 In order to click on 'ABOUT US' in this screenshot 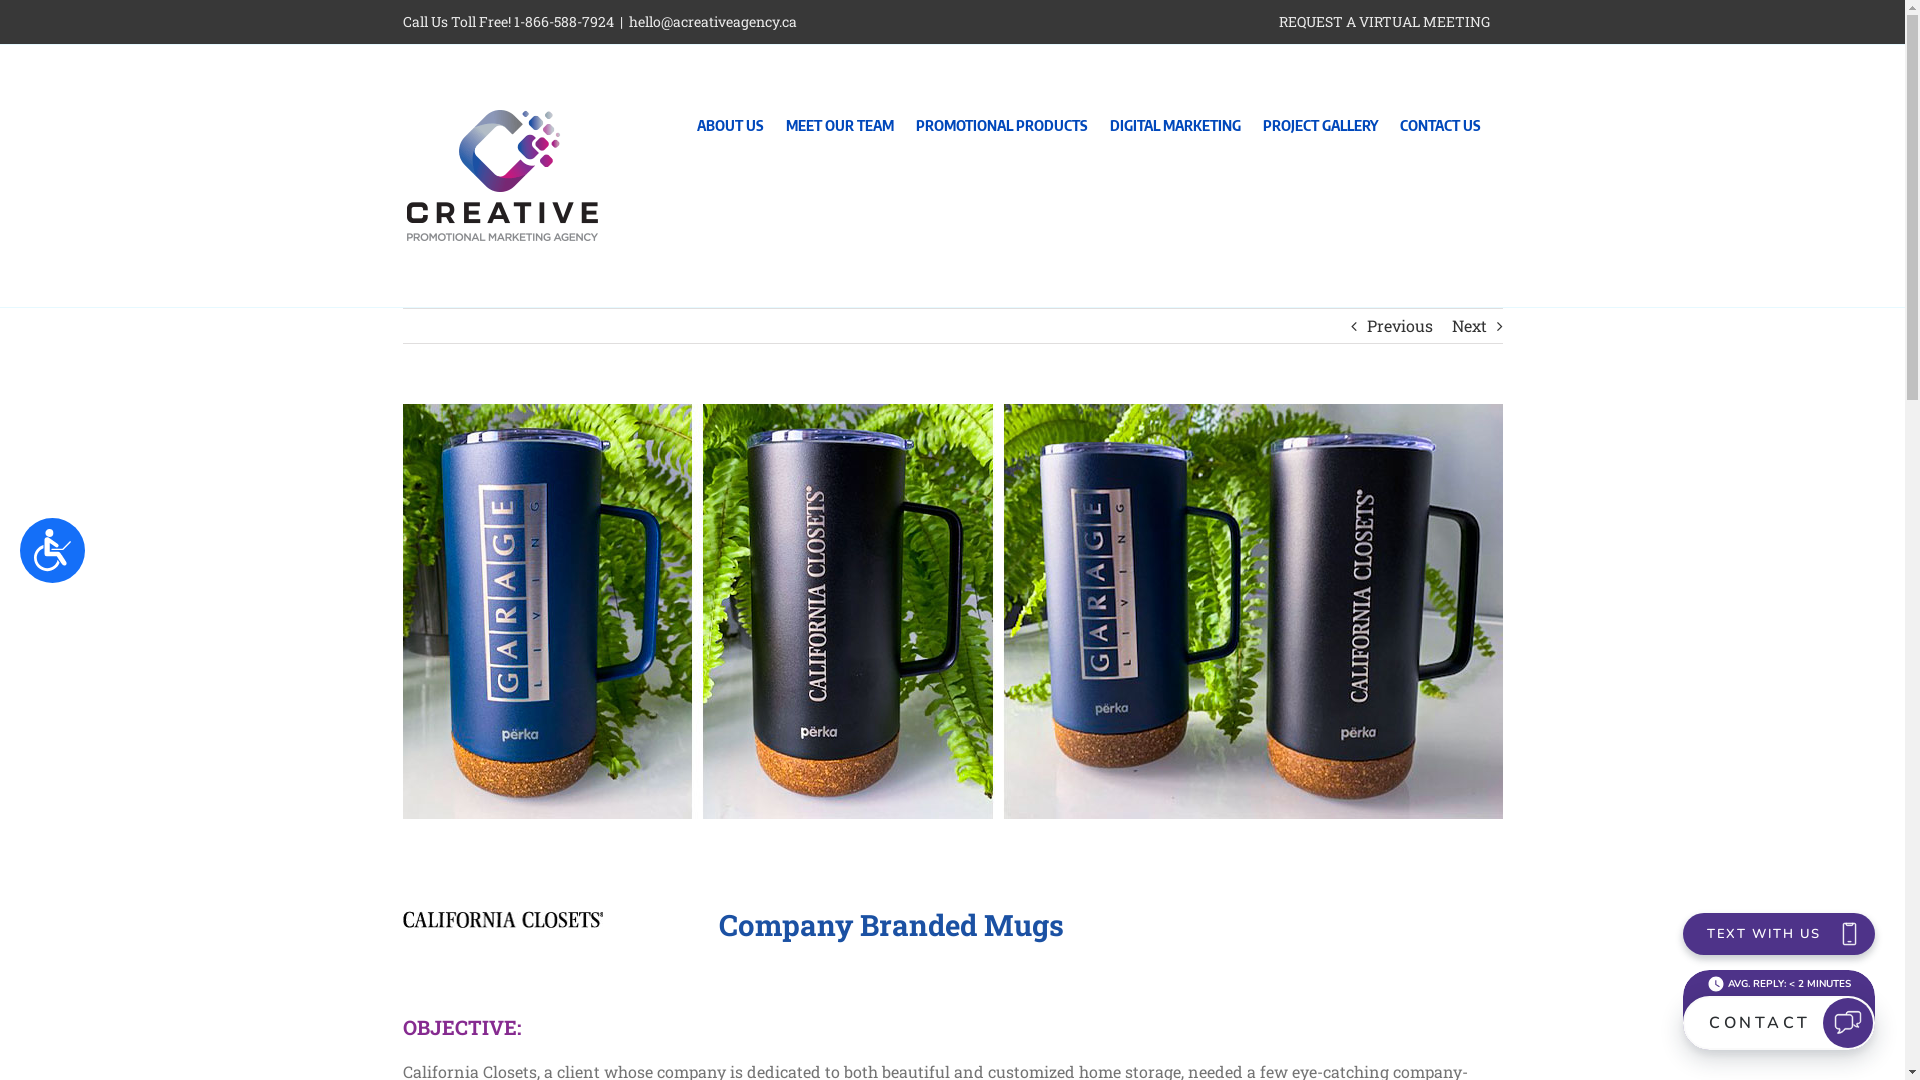, I will do `click(728, 119)`.